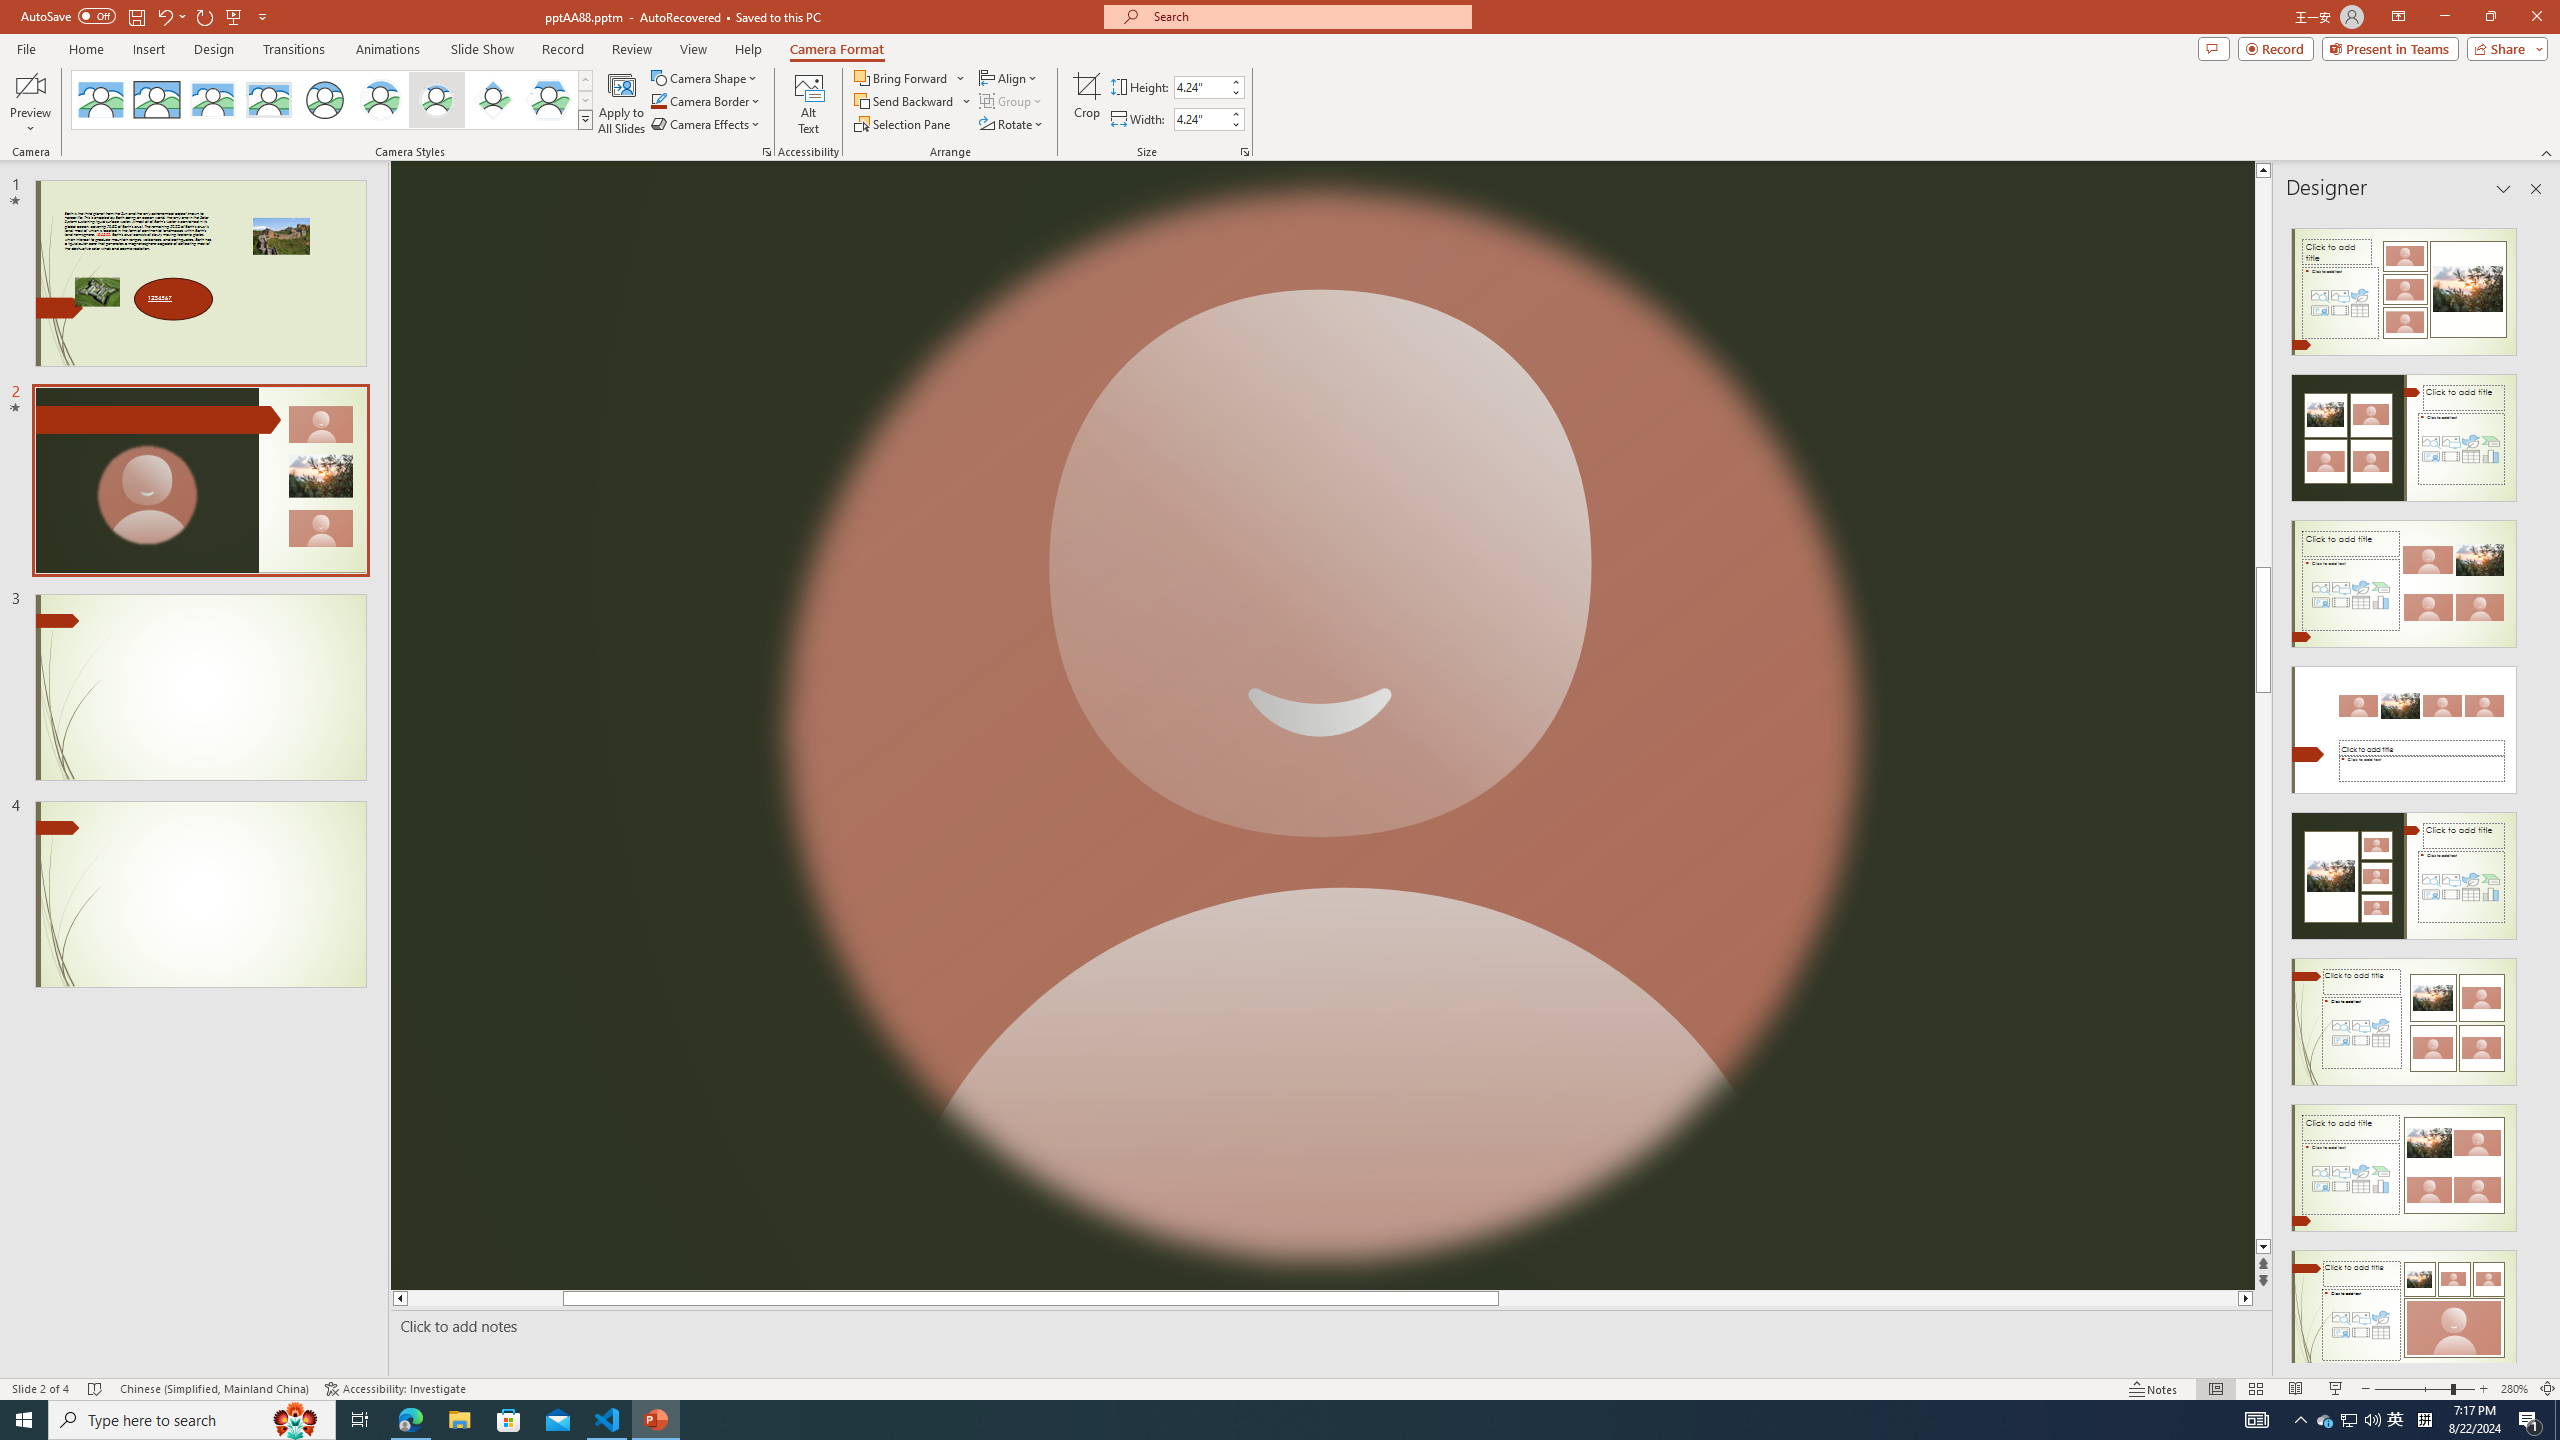 The image size is (2560, 1440). I want to click on 'Comments', so click(2213, 47).